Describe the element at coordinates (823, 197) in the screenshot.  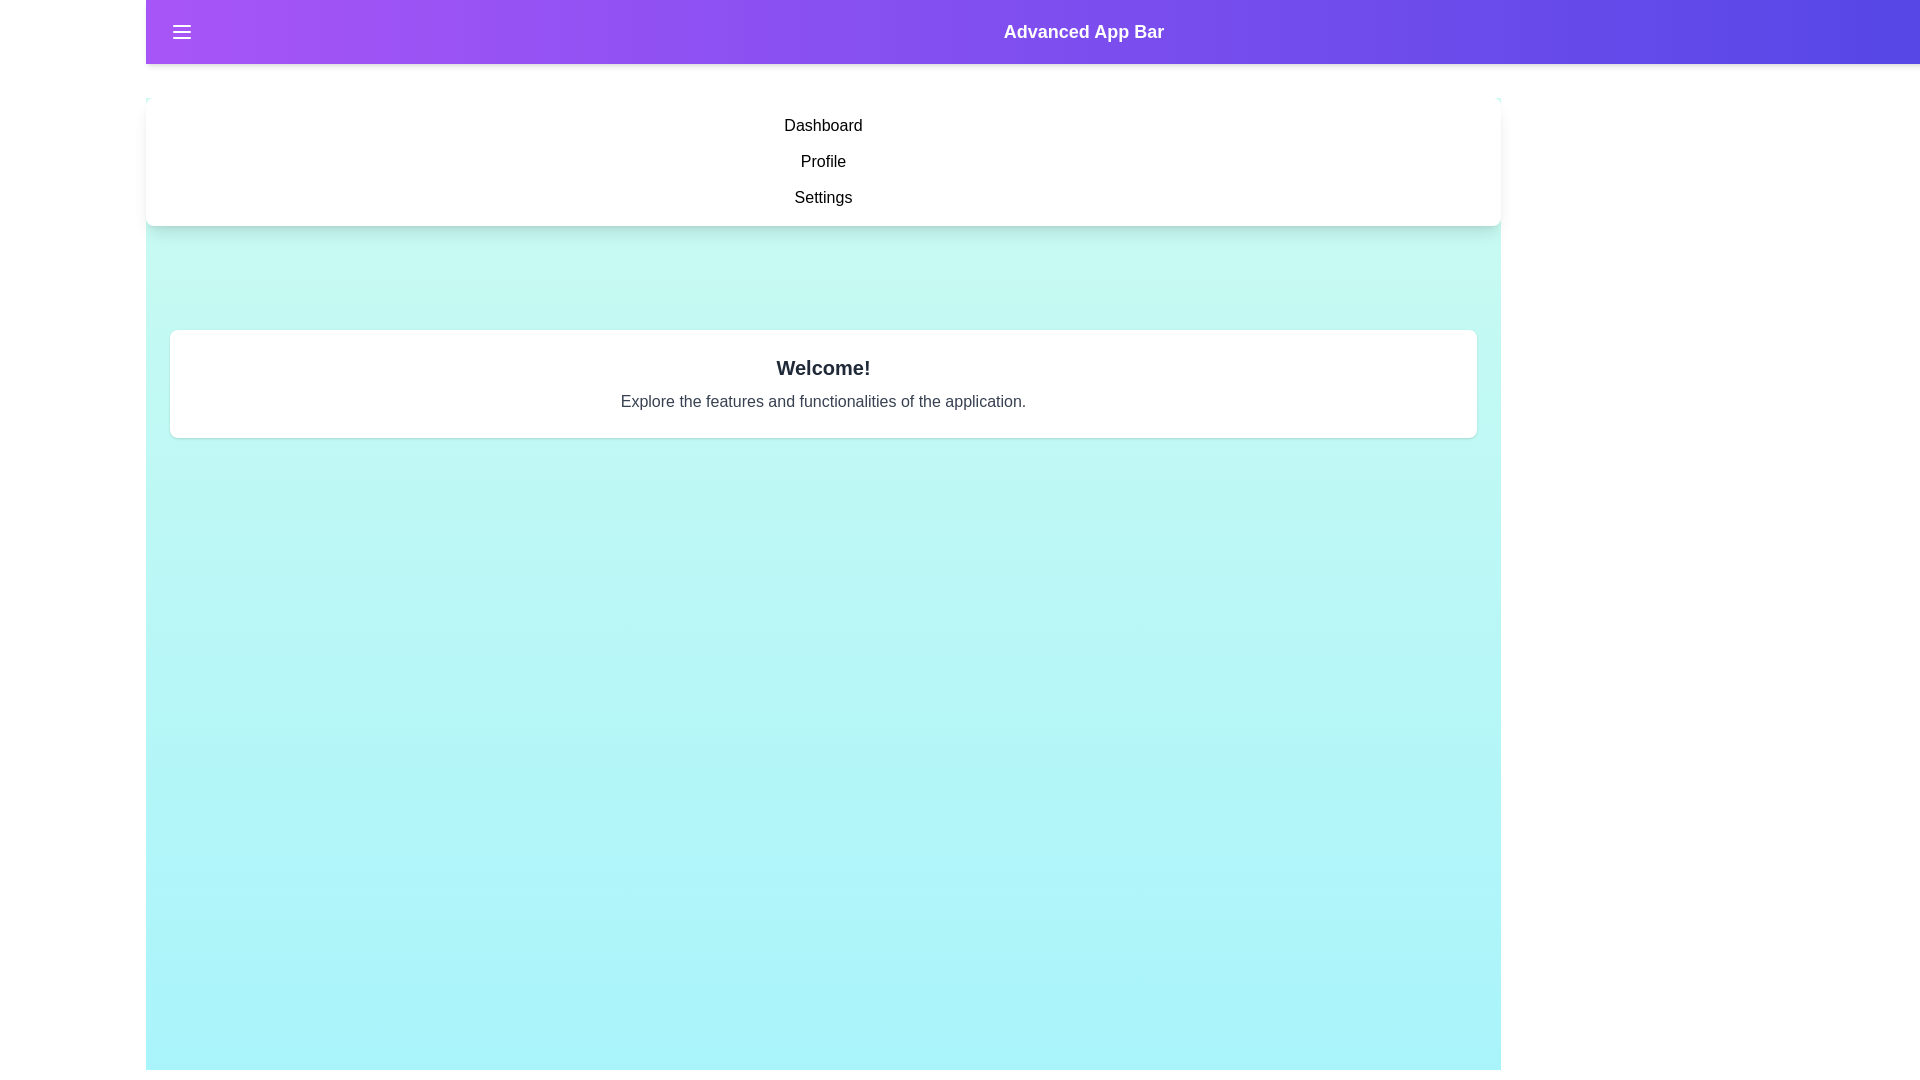
I see `the 'Settings' menu item in the sidebar` at that location.